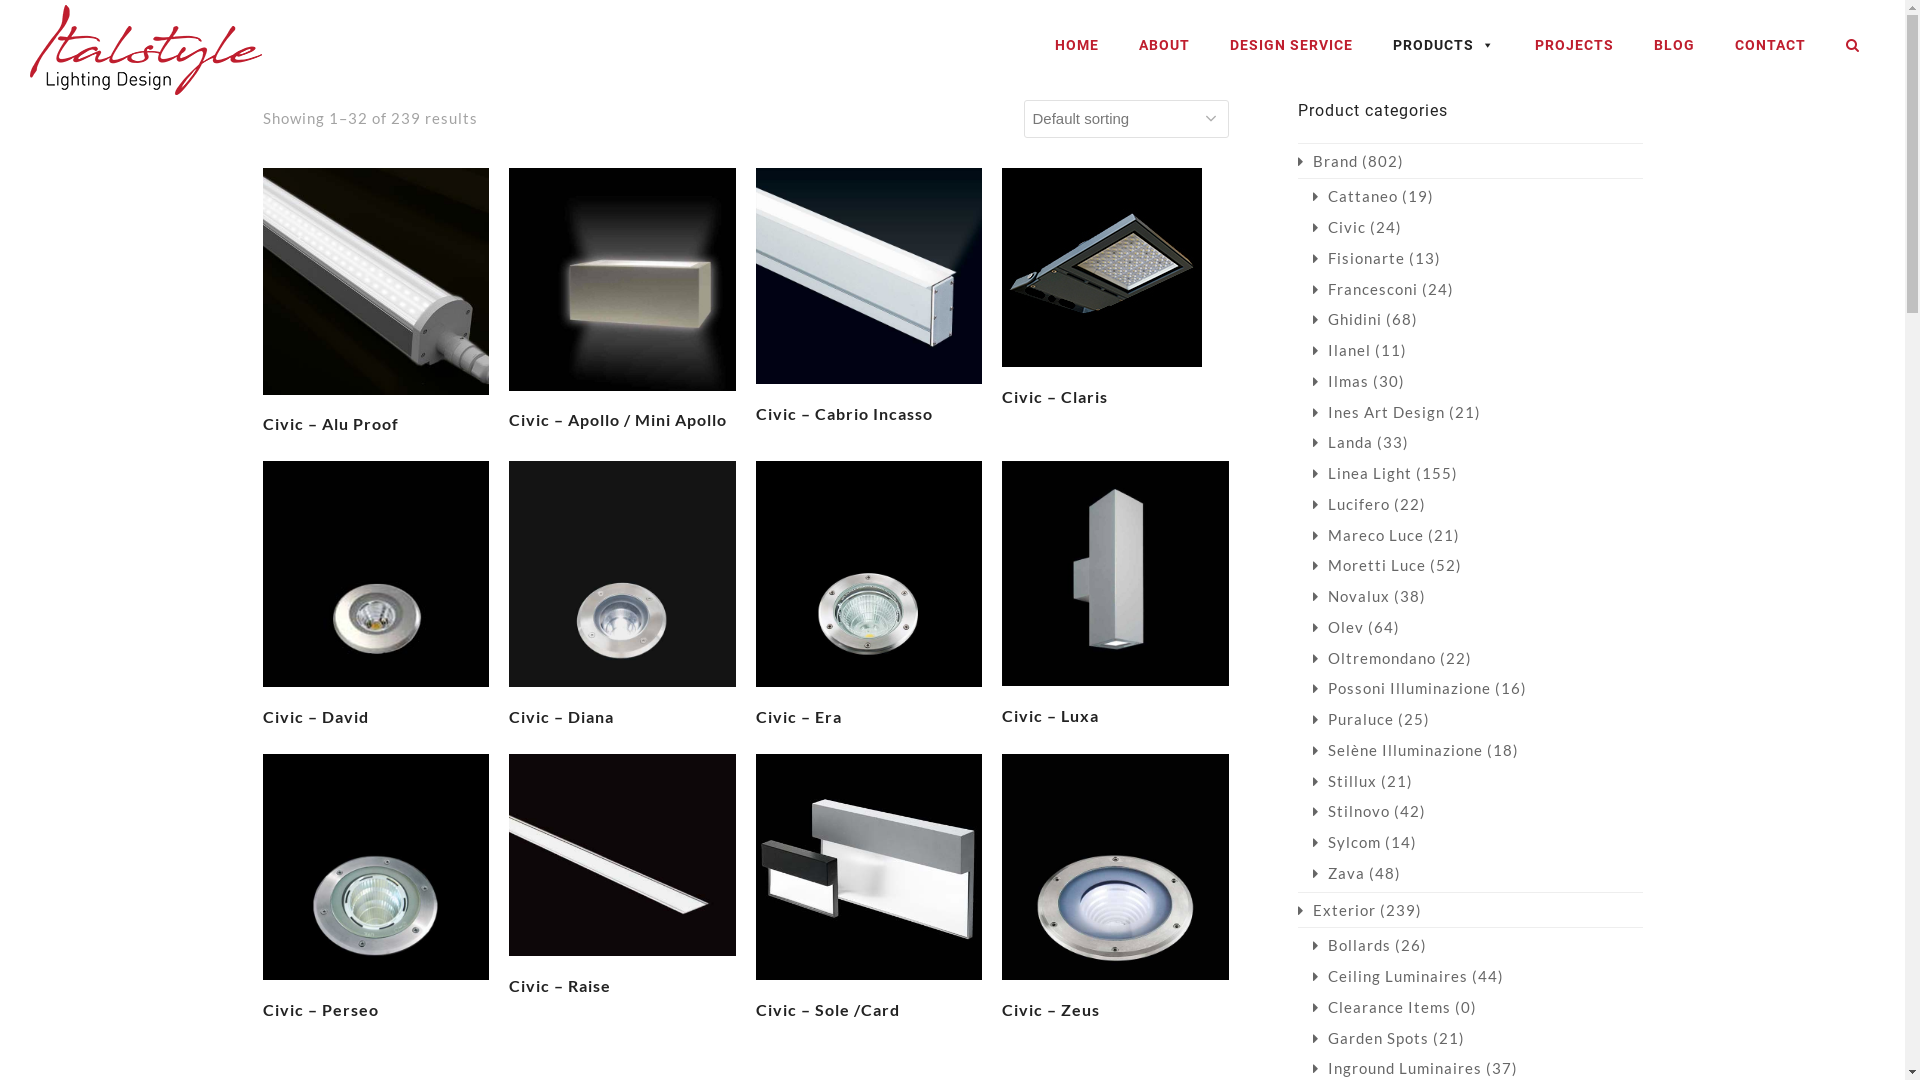 This screenshot has width=1920, height=1080. What do you see at coordinates (1350, 945) in the screenshot?
I see `'Bollards'` at bounding box center [1350, 945].